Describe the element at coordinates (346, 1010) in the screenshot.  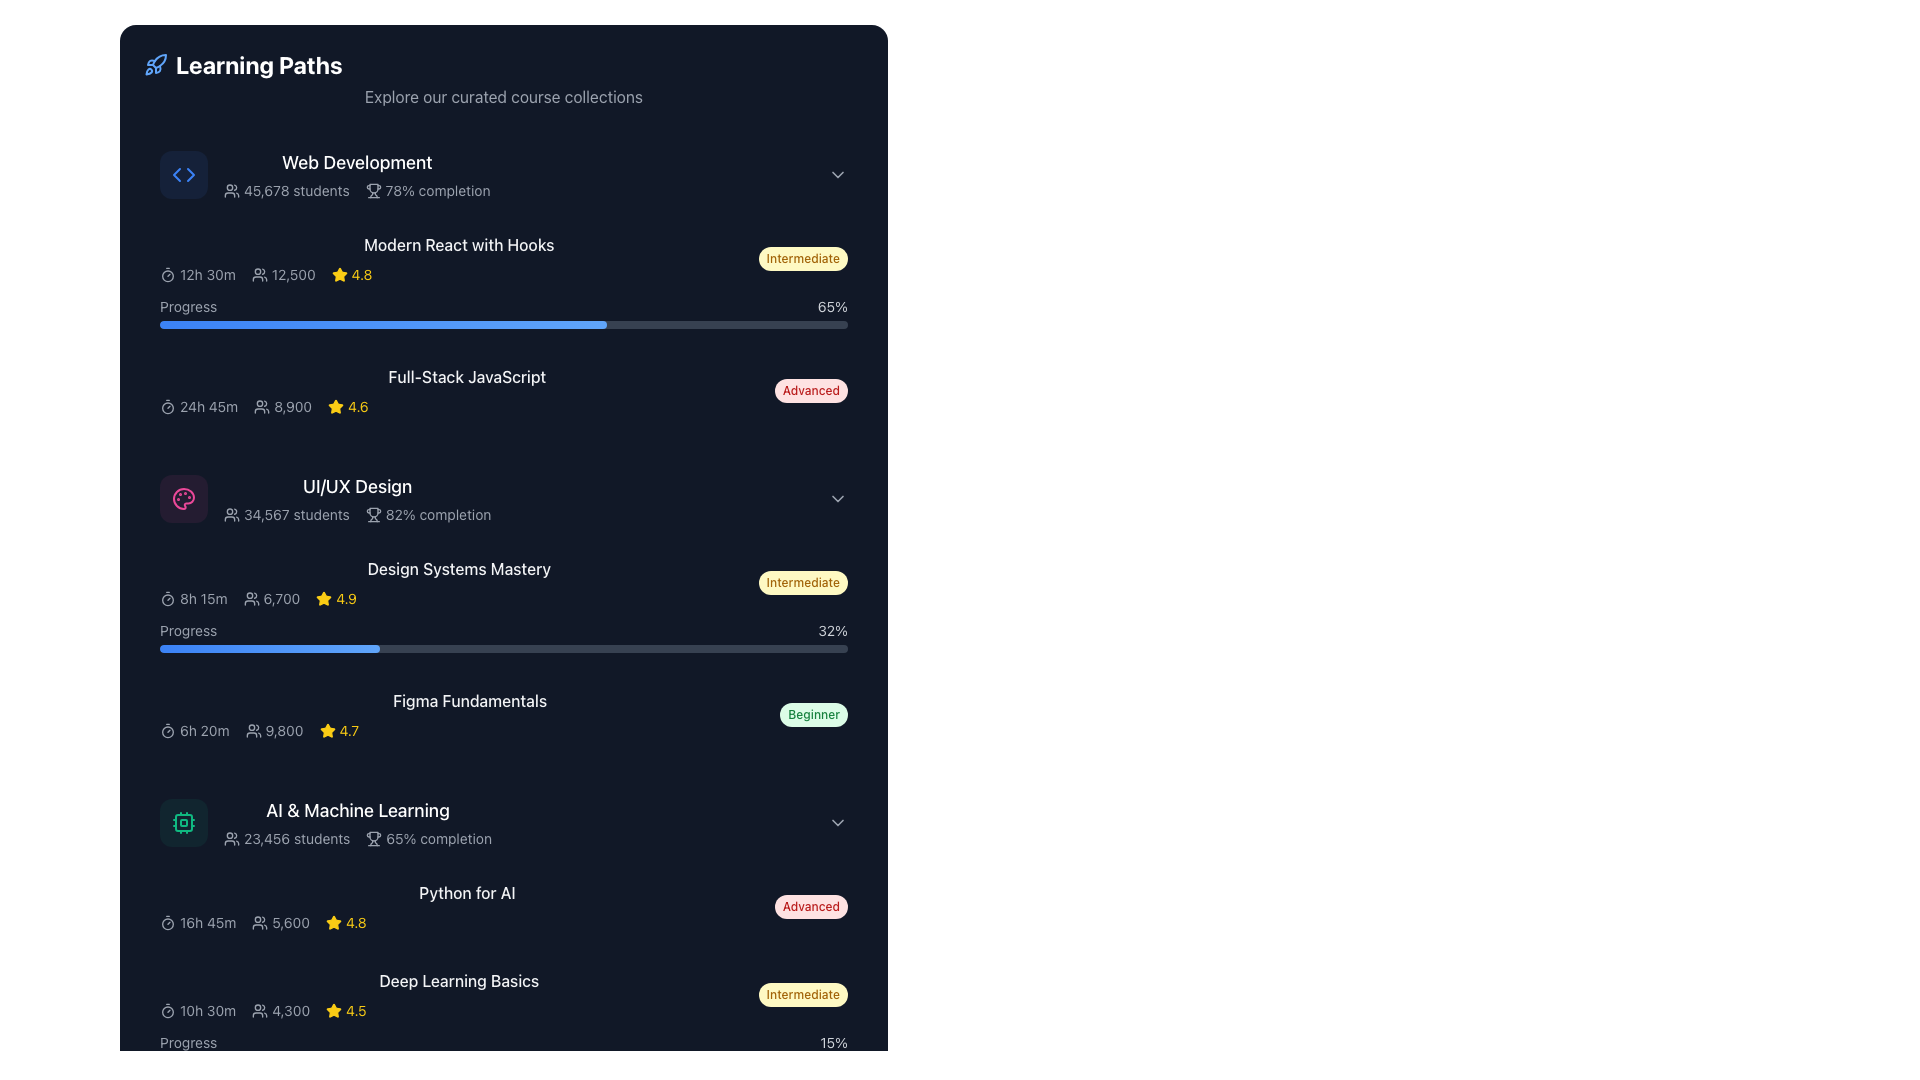
I see `the Rating Display for the course 'Deep Learning Basics', which shows a yellow star icon followed by the numeric value '4.5'` at that location.